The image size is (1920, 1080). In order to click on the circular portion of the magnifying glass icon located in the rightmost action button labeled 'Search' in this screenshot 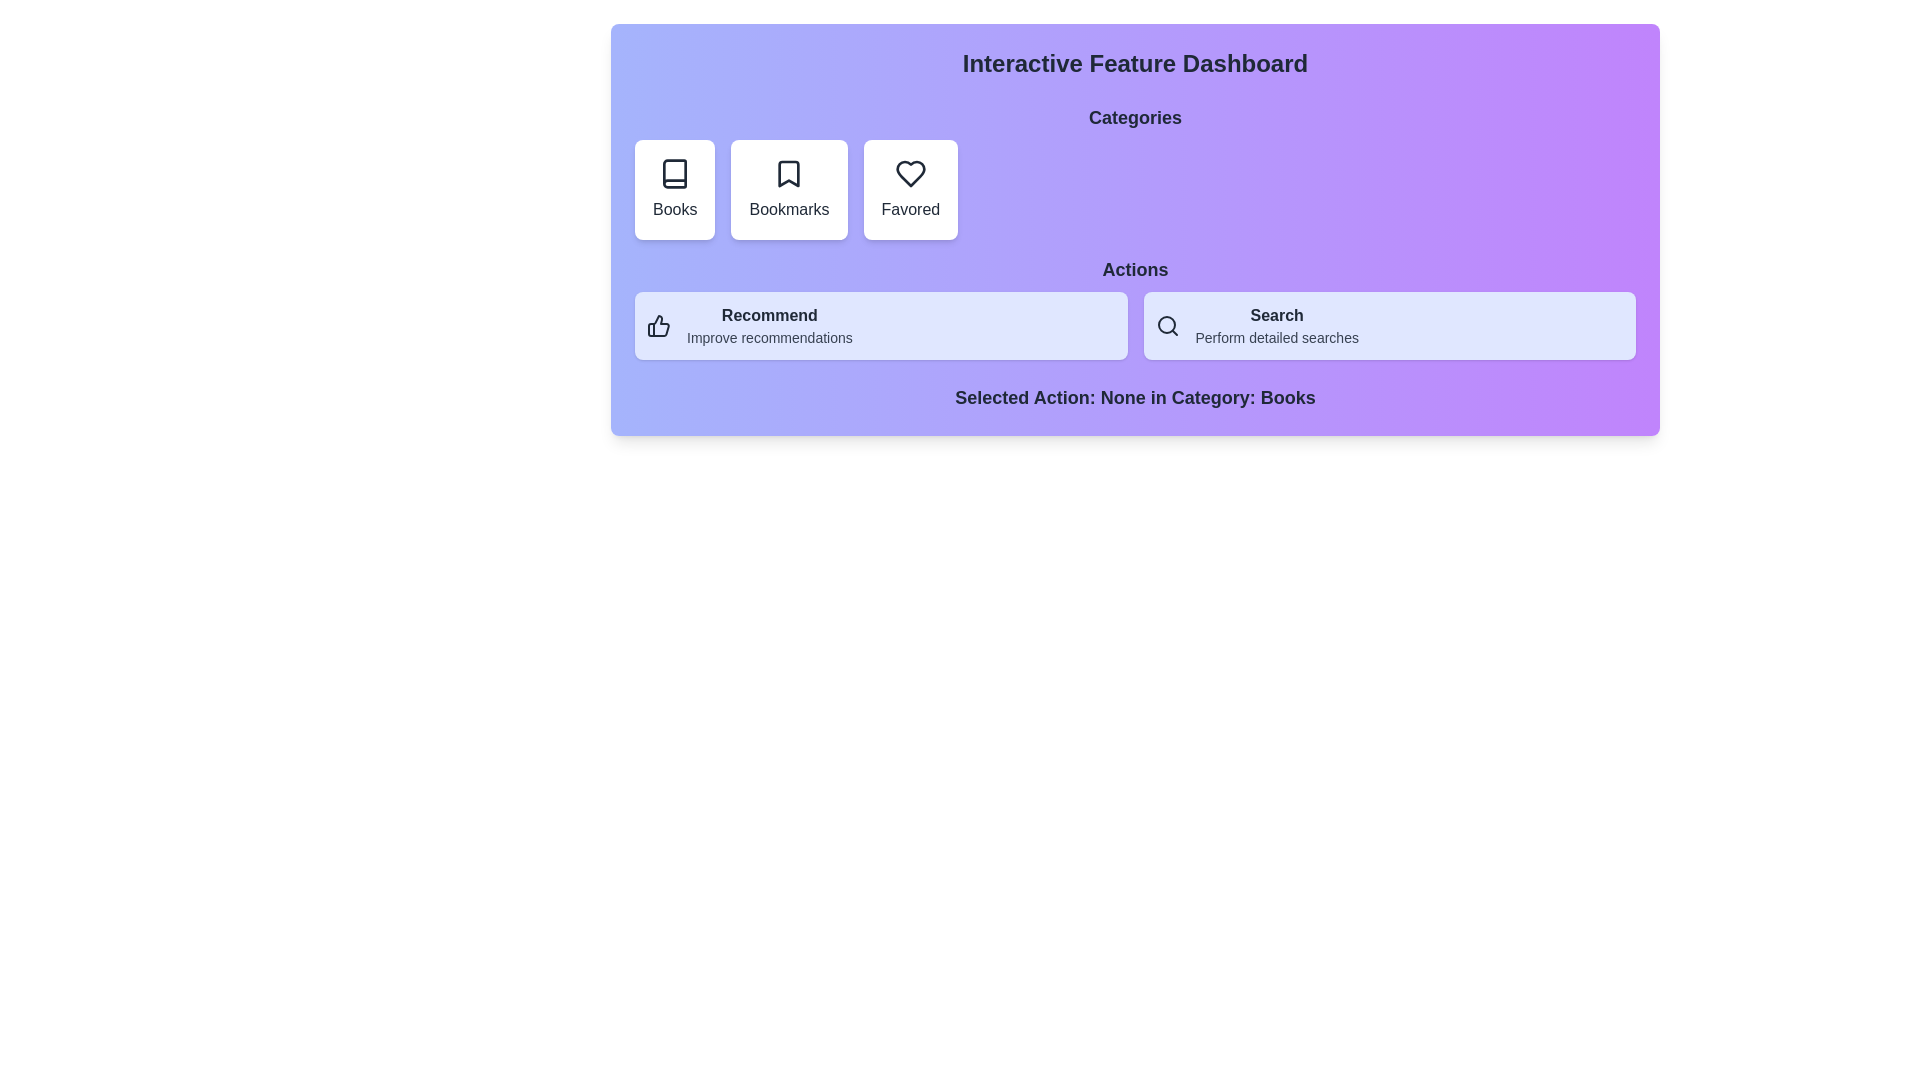, I will do `click(1166, 323)`.